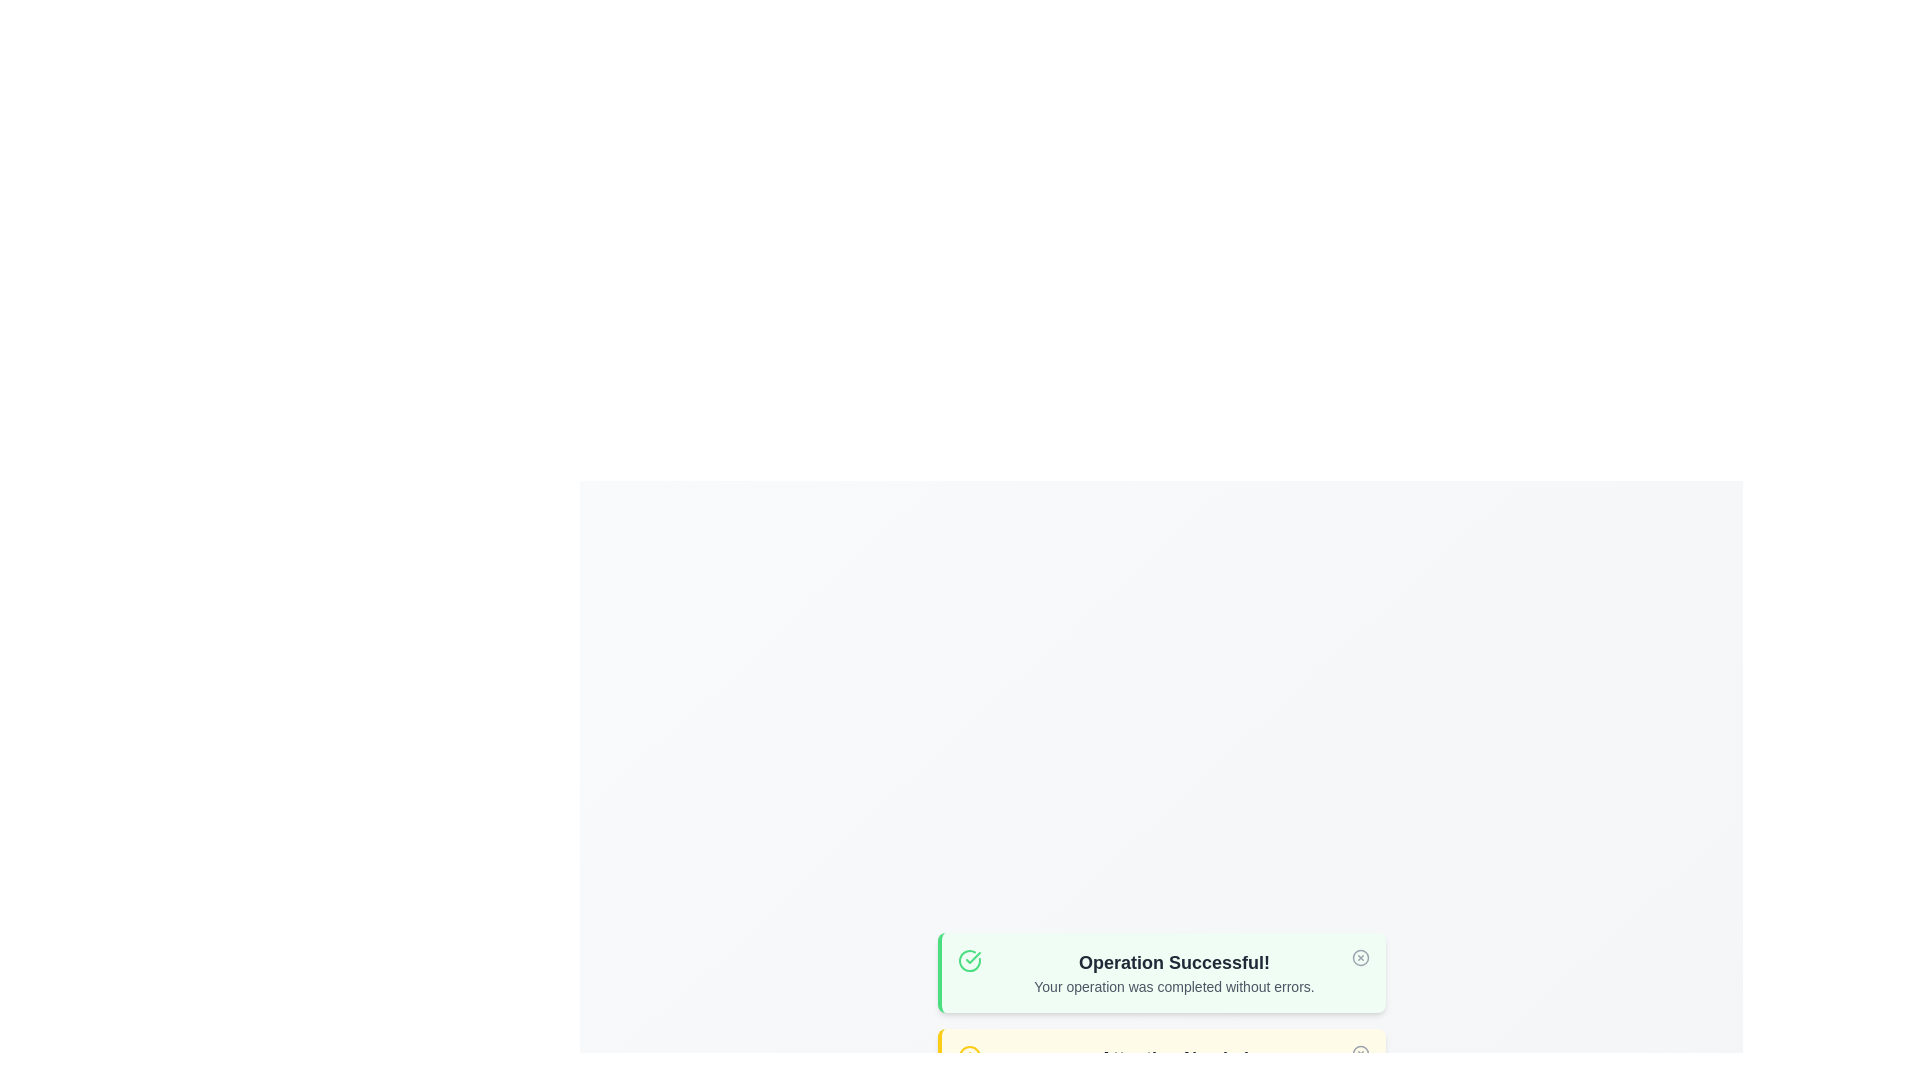  What do you see at coordinates (1174, 962) in the screenshot?
I see `the alert's title by clicking on its center` at bounding box center [1174, 962].